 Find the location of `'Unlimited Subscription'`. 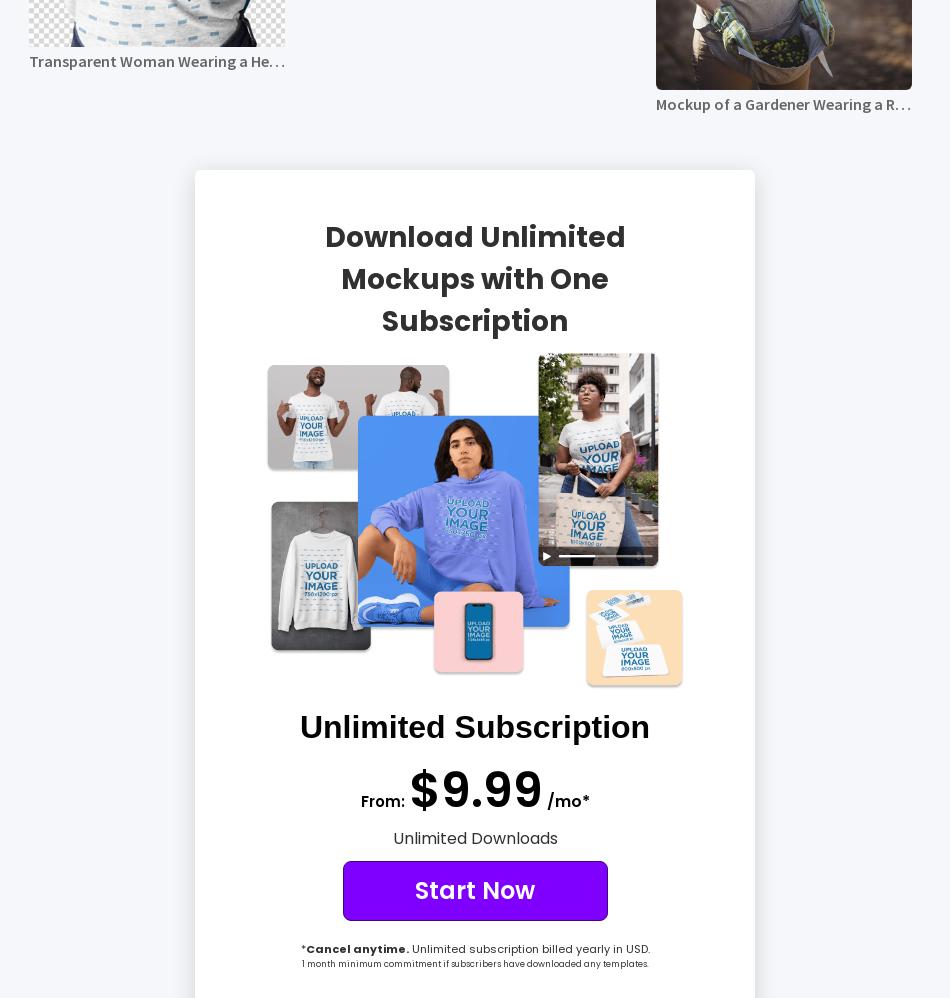

'Unlimited Subscription' is located at coordinates (297, 727).